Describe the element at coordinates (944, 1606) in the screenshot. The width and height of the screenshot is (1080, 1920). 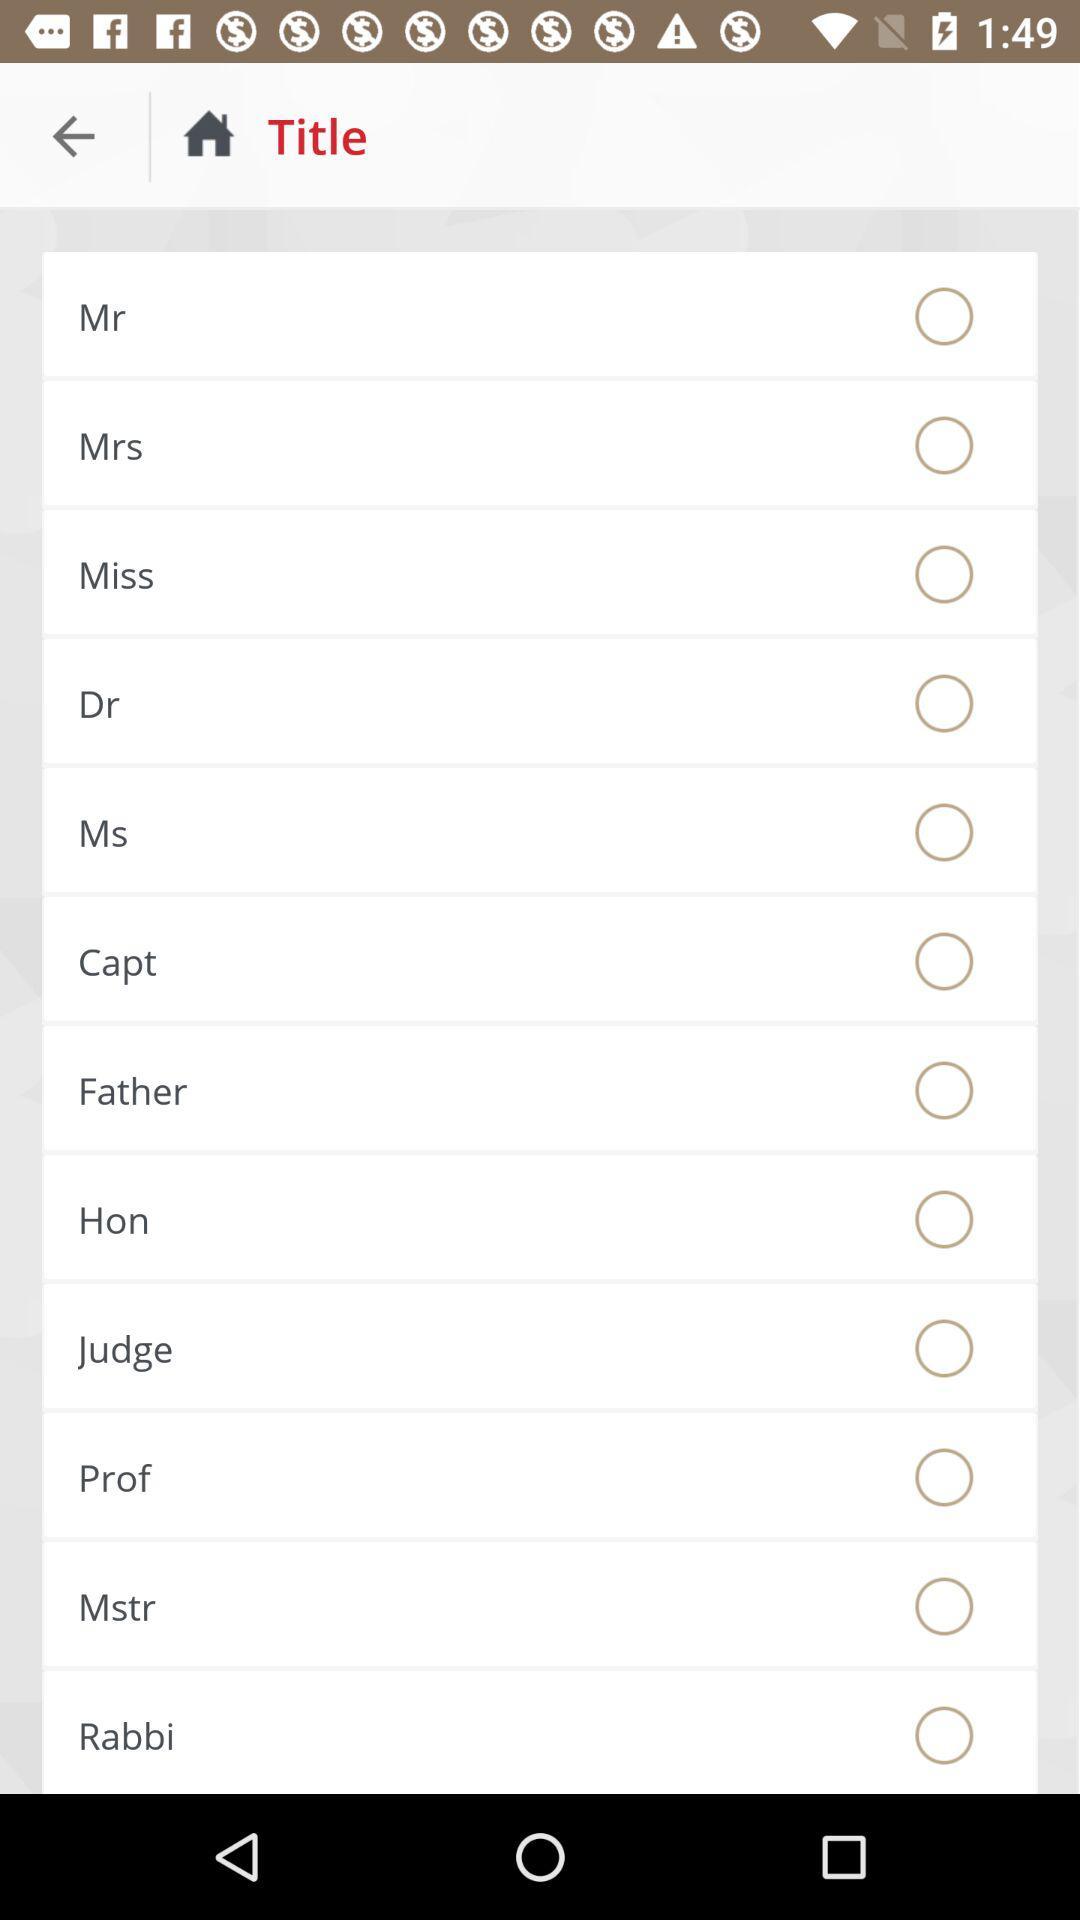
I see `title selector` at that location.